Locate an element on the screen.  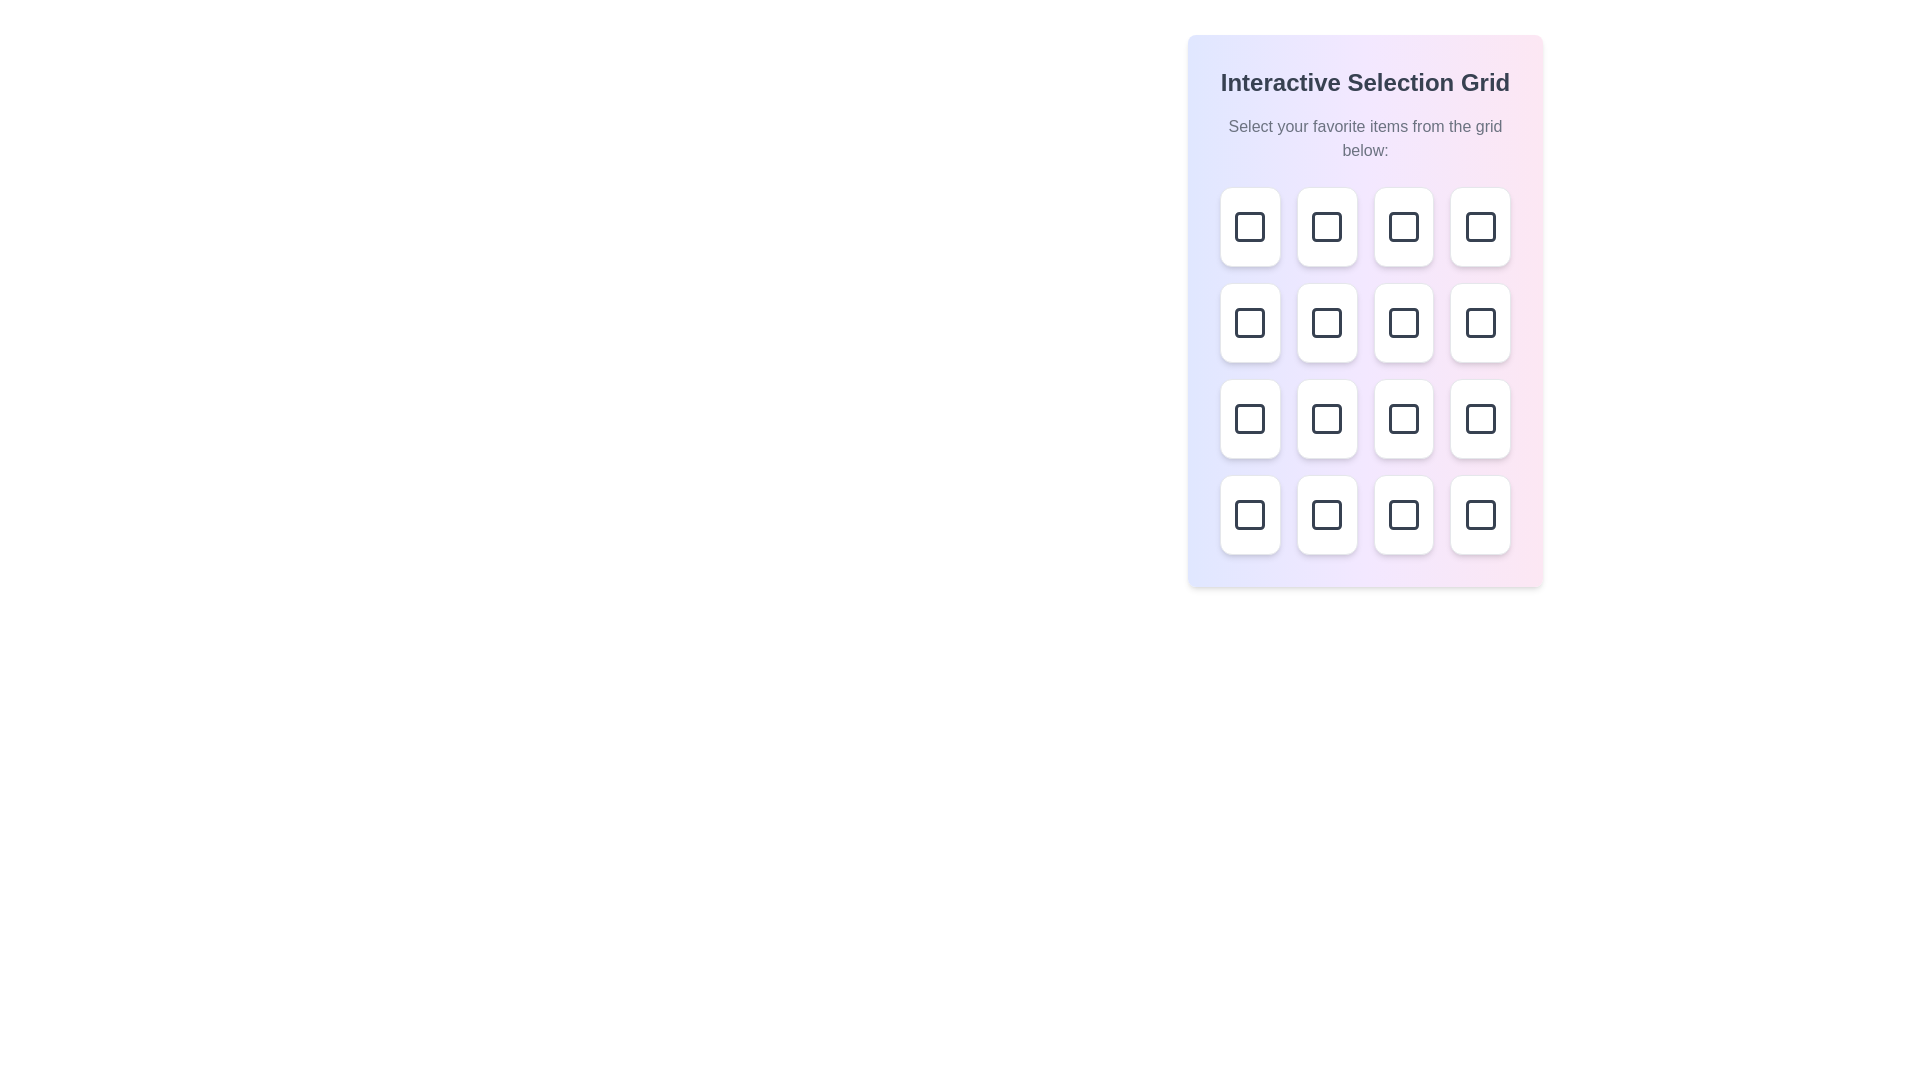
the interactive selectable grid tile located in the last row and second column, which features a white square with rounded corners and a dark blue border is located at coordinates (1327, 514).